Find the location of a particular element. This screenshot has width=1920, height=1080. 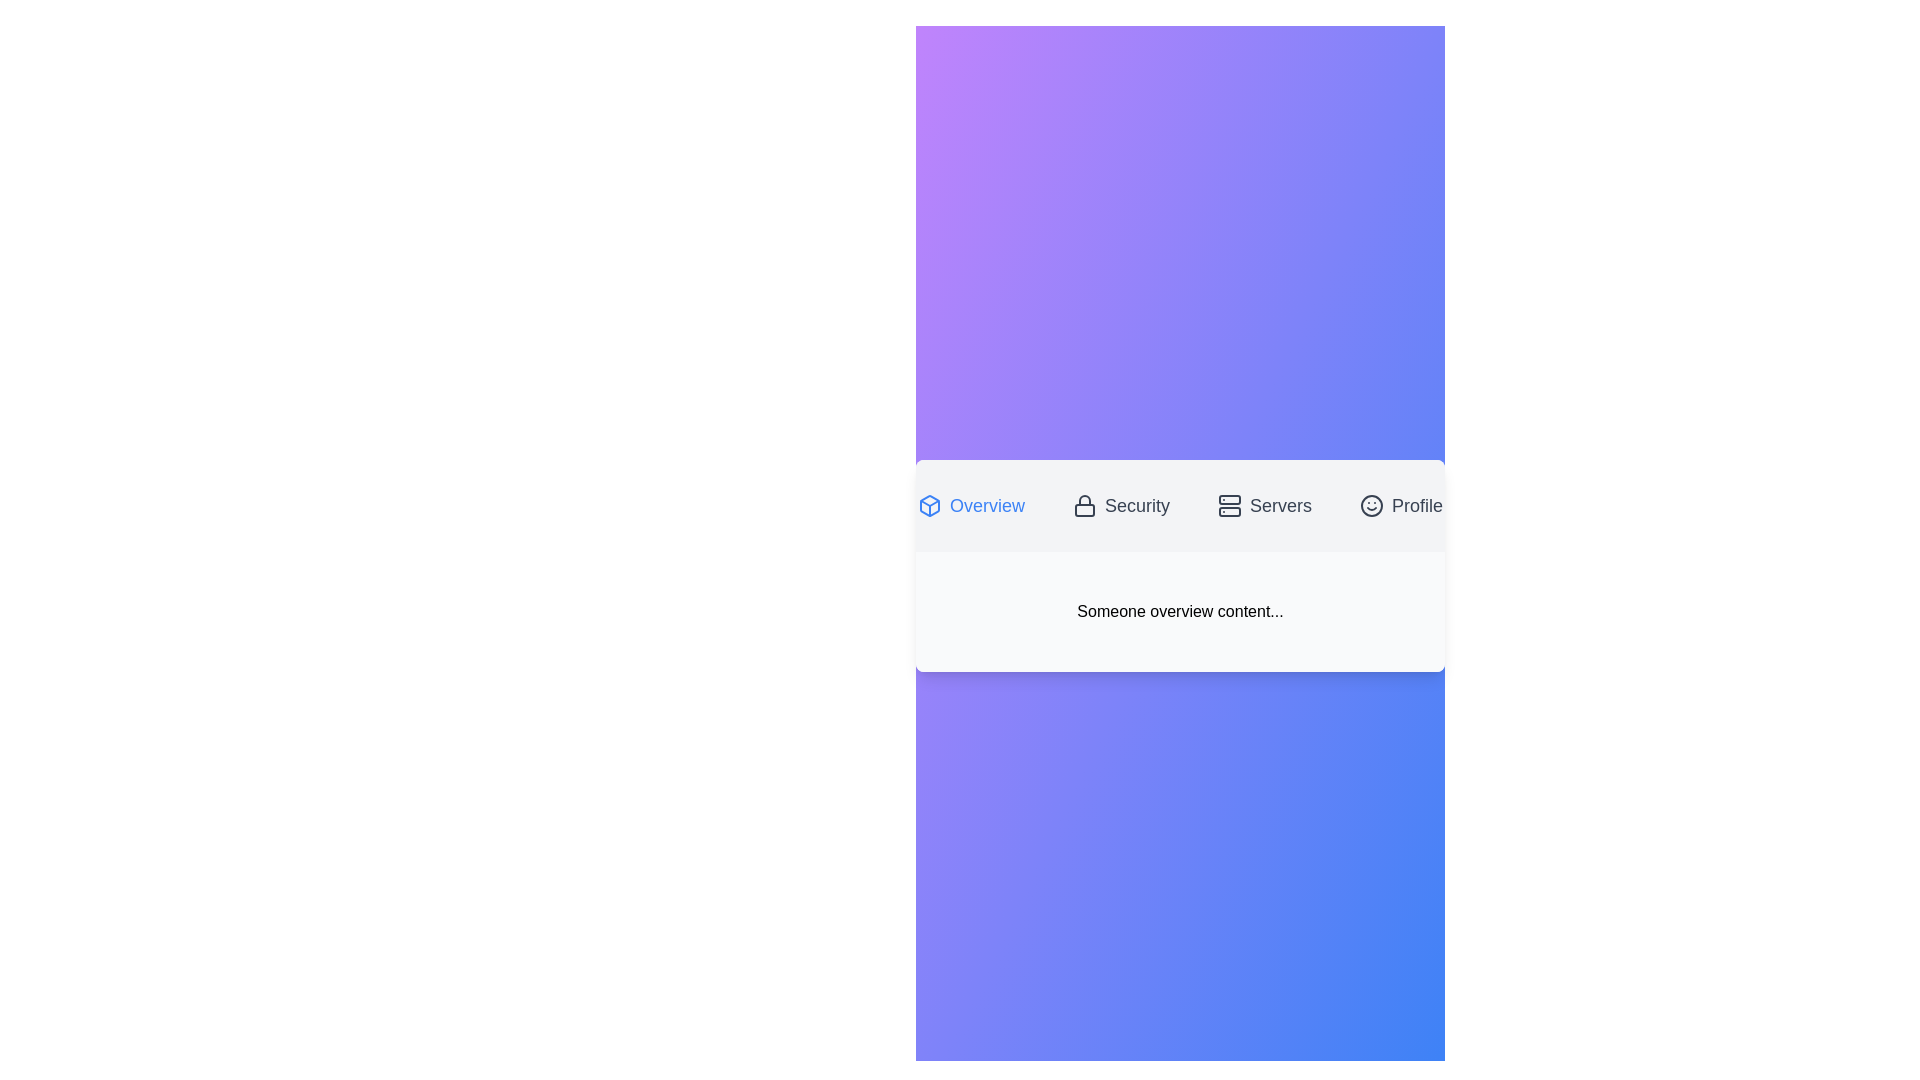

the 'Servers' menu item icon located near the center of the interface is located at coordinates (1228, 504).